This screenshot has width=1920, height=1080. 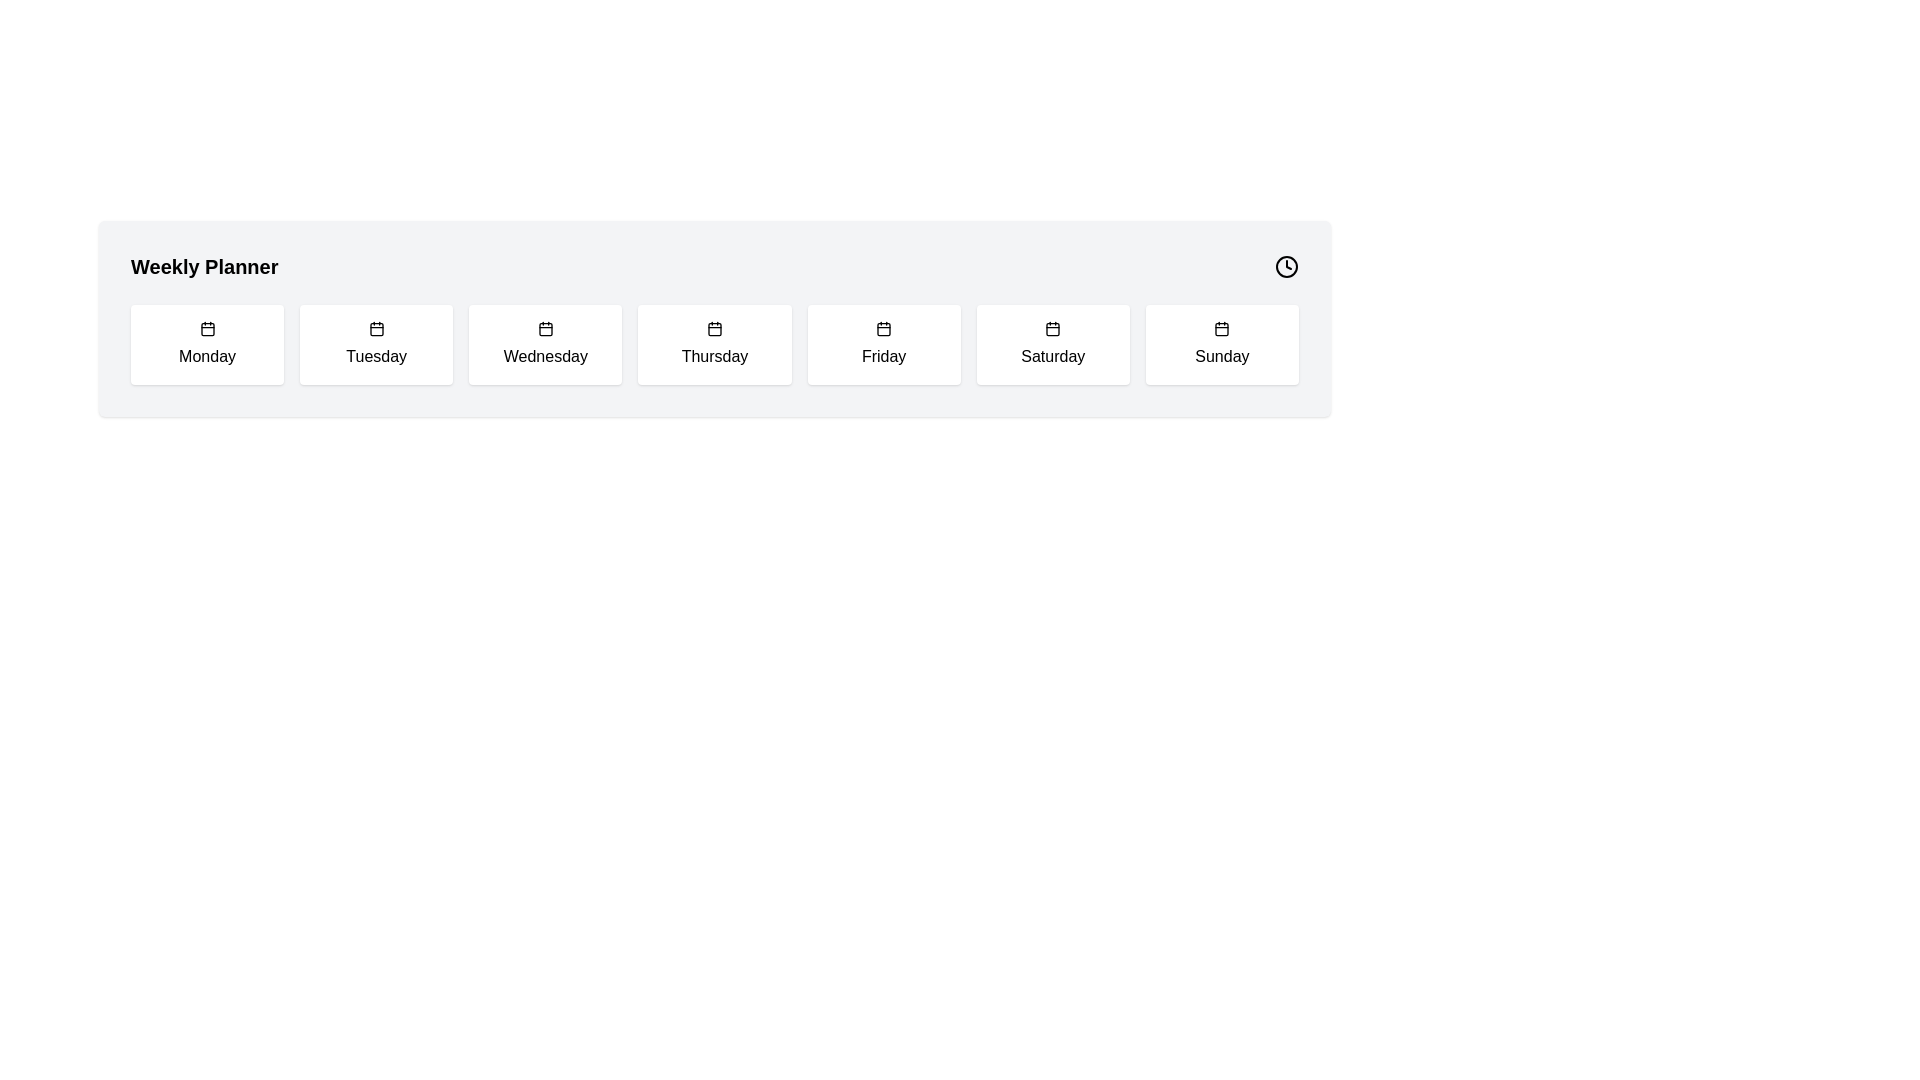 I want to click on the day represented by the button-like component labeled 'Thursday', which is the fourth element in a row of seven representing the days of the week, so click(x=715, y=343).